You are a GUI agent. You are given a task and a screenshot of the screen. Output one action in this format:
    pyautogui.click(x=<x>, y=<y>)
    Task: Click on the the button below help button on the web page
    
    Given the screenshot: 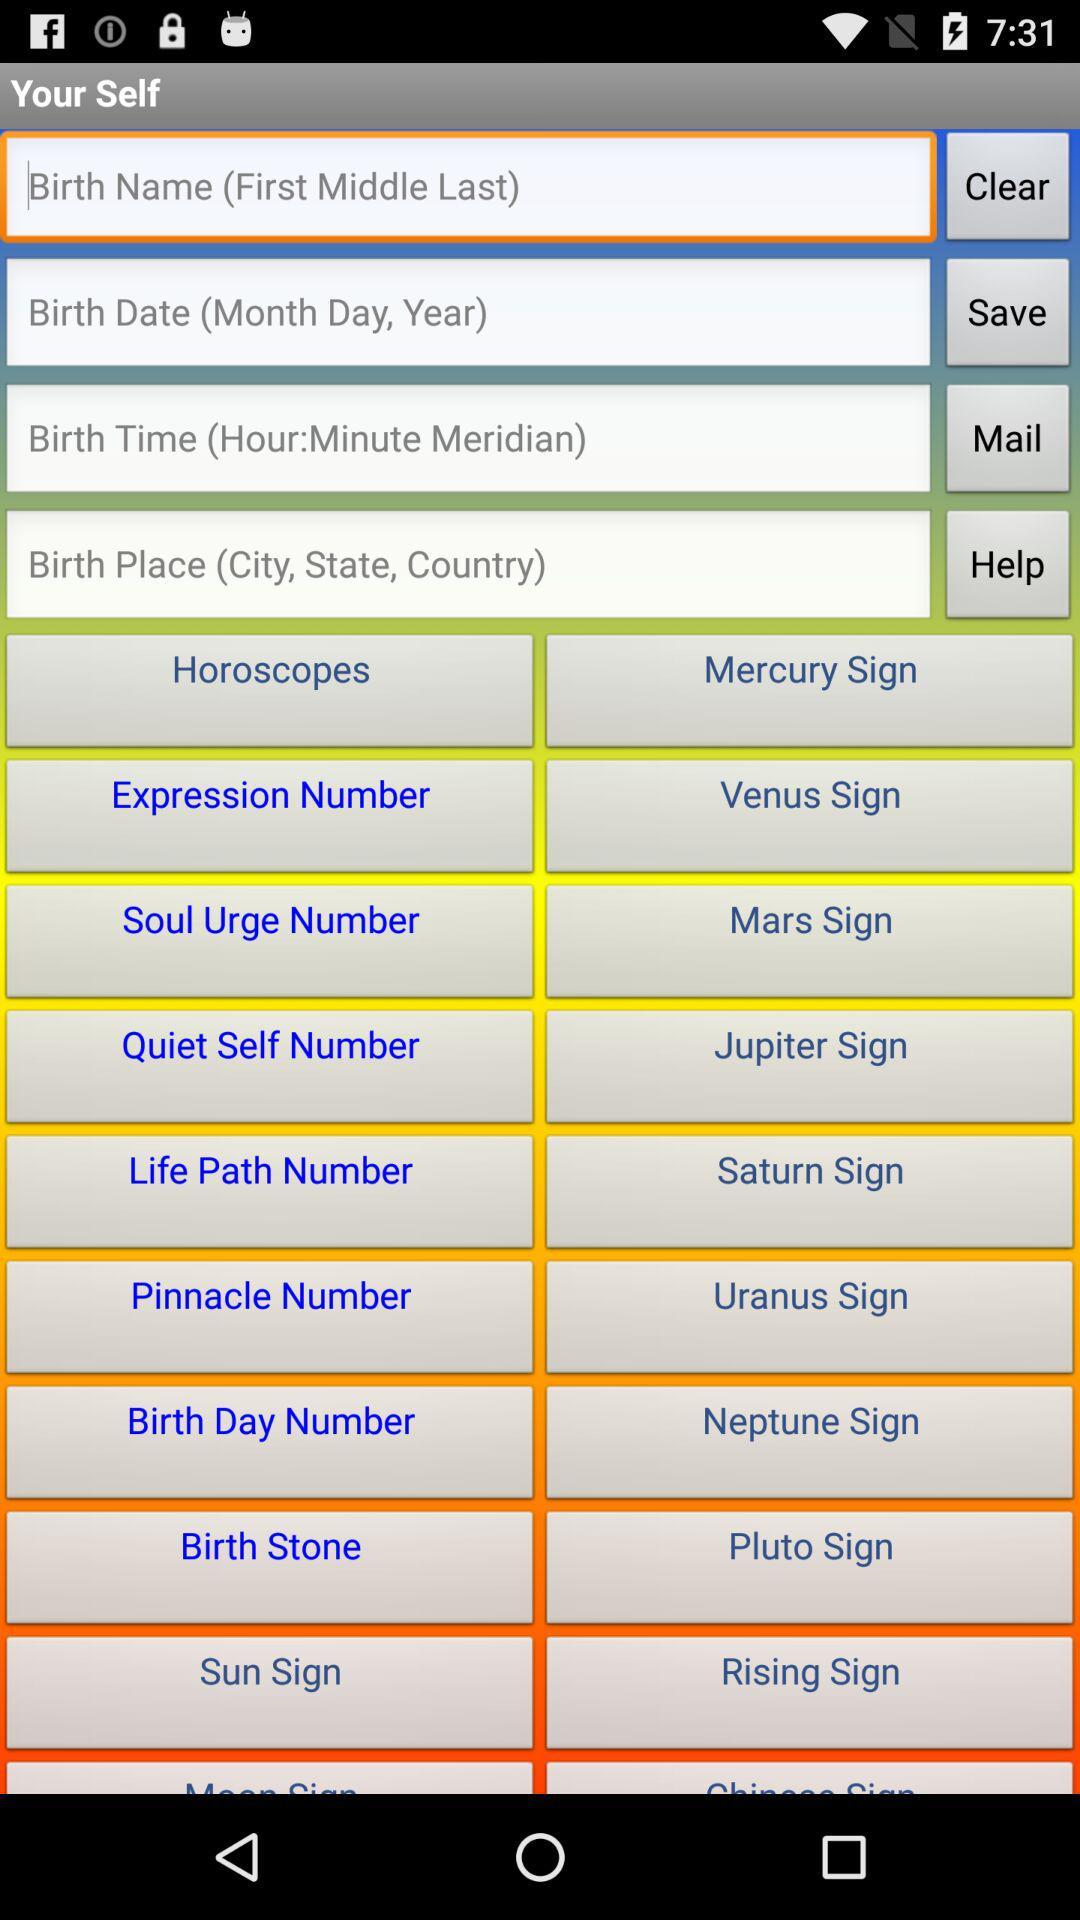 What is the action you would take?
    pyautogui.click(x=810, y=695)
    